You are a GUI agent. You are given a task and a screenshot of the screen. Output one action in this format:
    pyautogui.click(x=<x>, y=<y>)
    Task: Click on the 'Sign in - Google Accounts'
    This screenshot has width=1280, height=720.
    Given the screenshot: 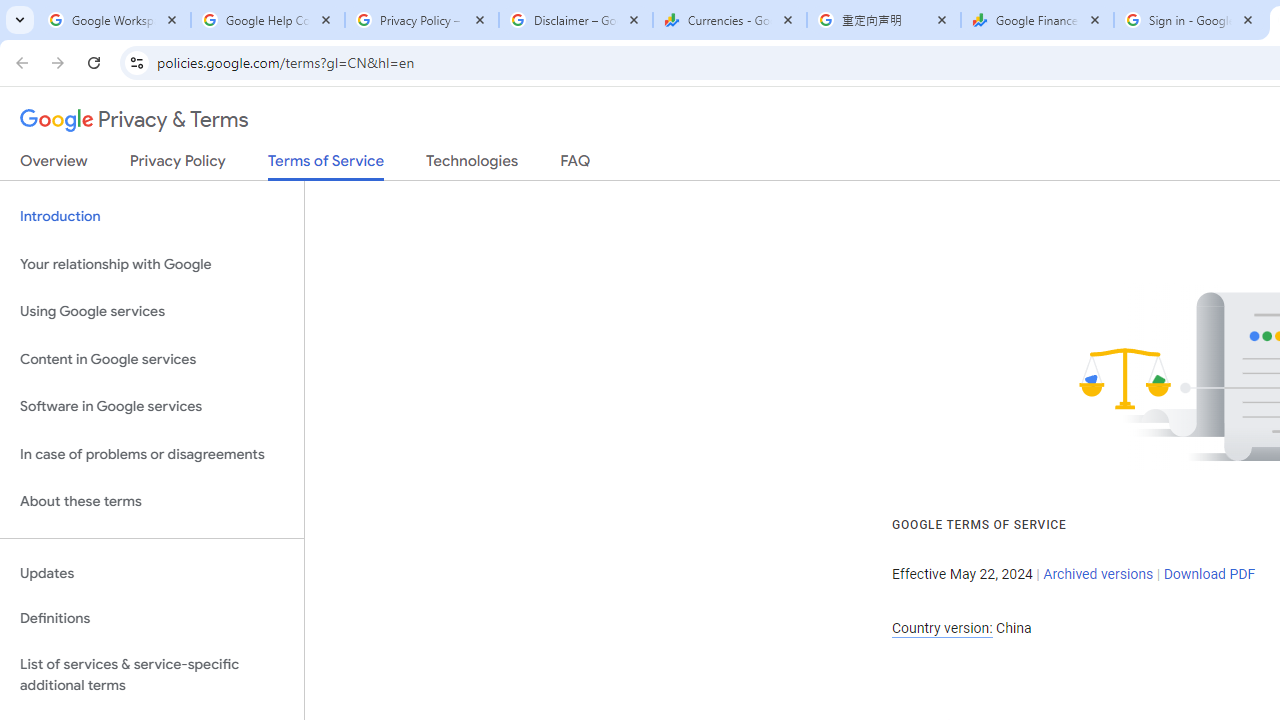 What is the action you would take?
    pyautogui.click(x=1190, y=20)
    